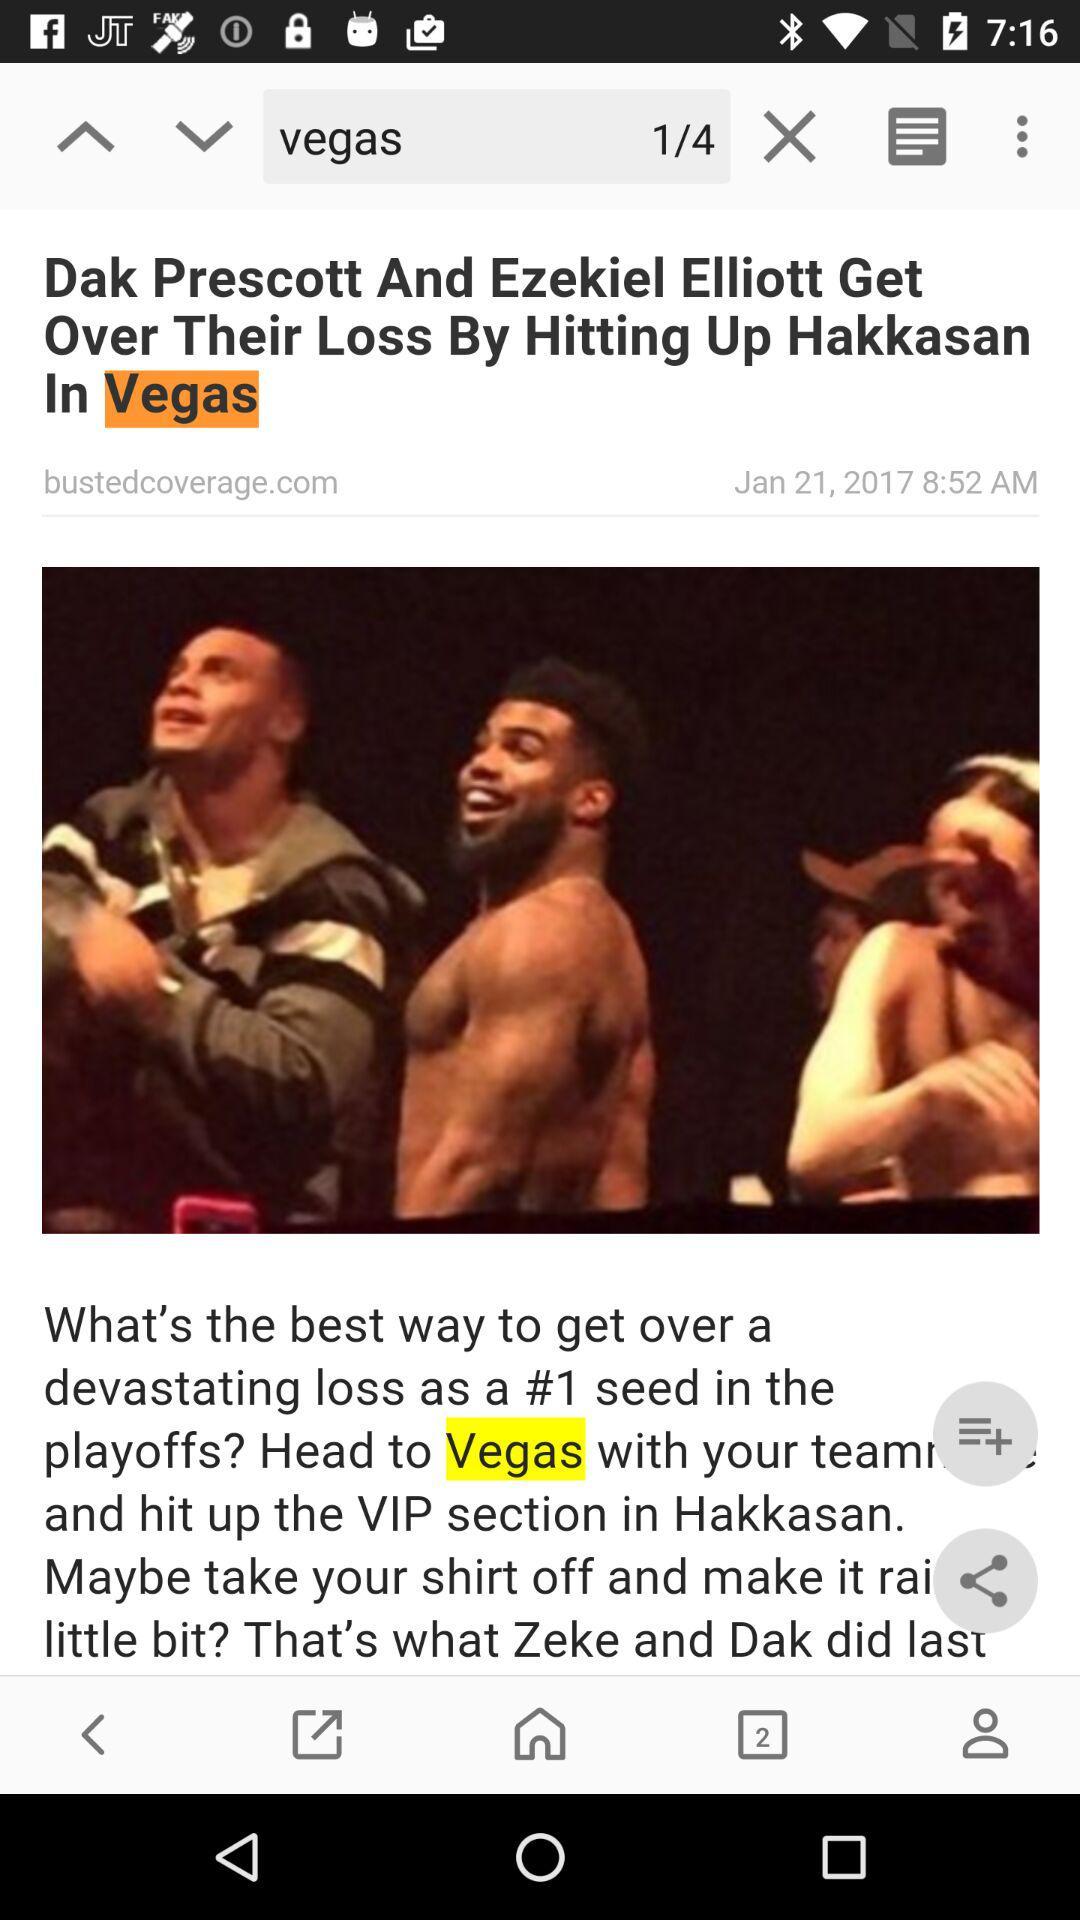  I want to click on the arrow_backward icon, so click(94, 1733).